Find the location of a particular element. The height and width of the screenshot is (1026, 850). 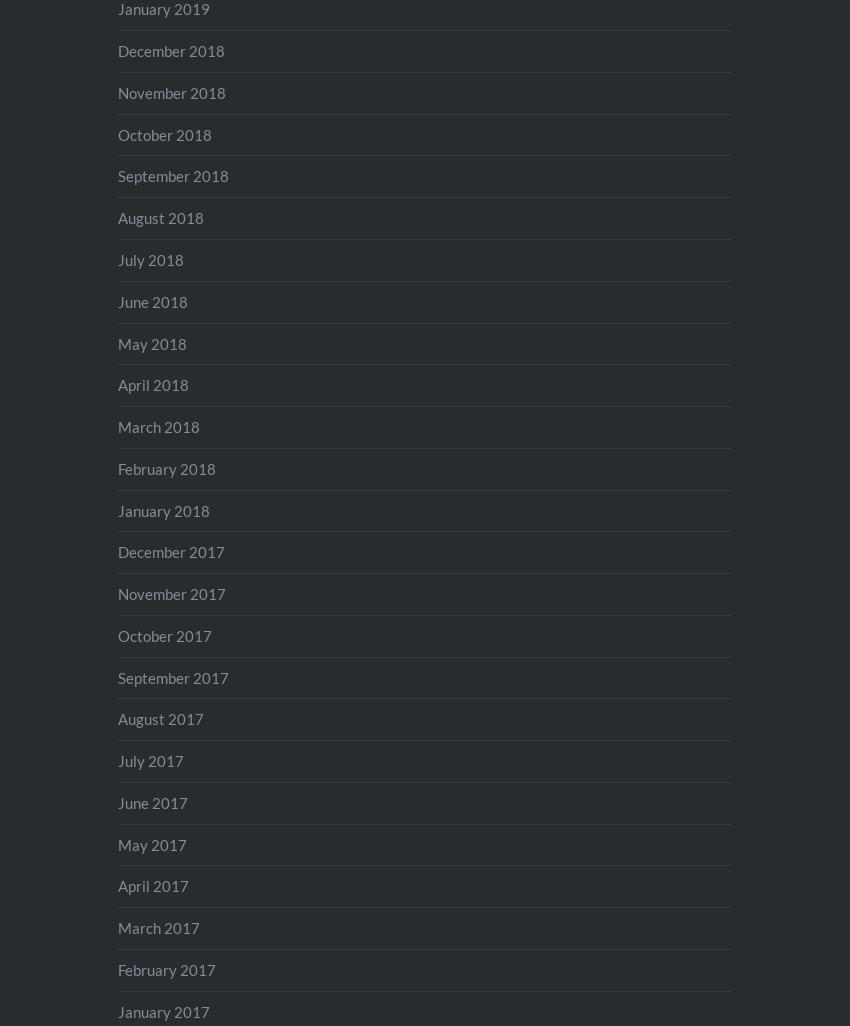

'October 2017' is located at coordinates (164, 634).